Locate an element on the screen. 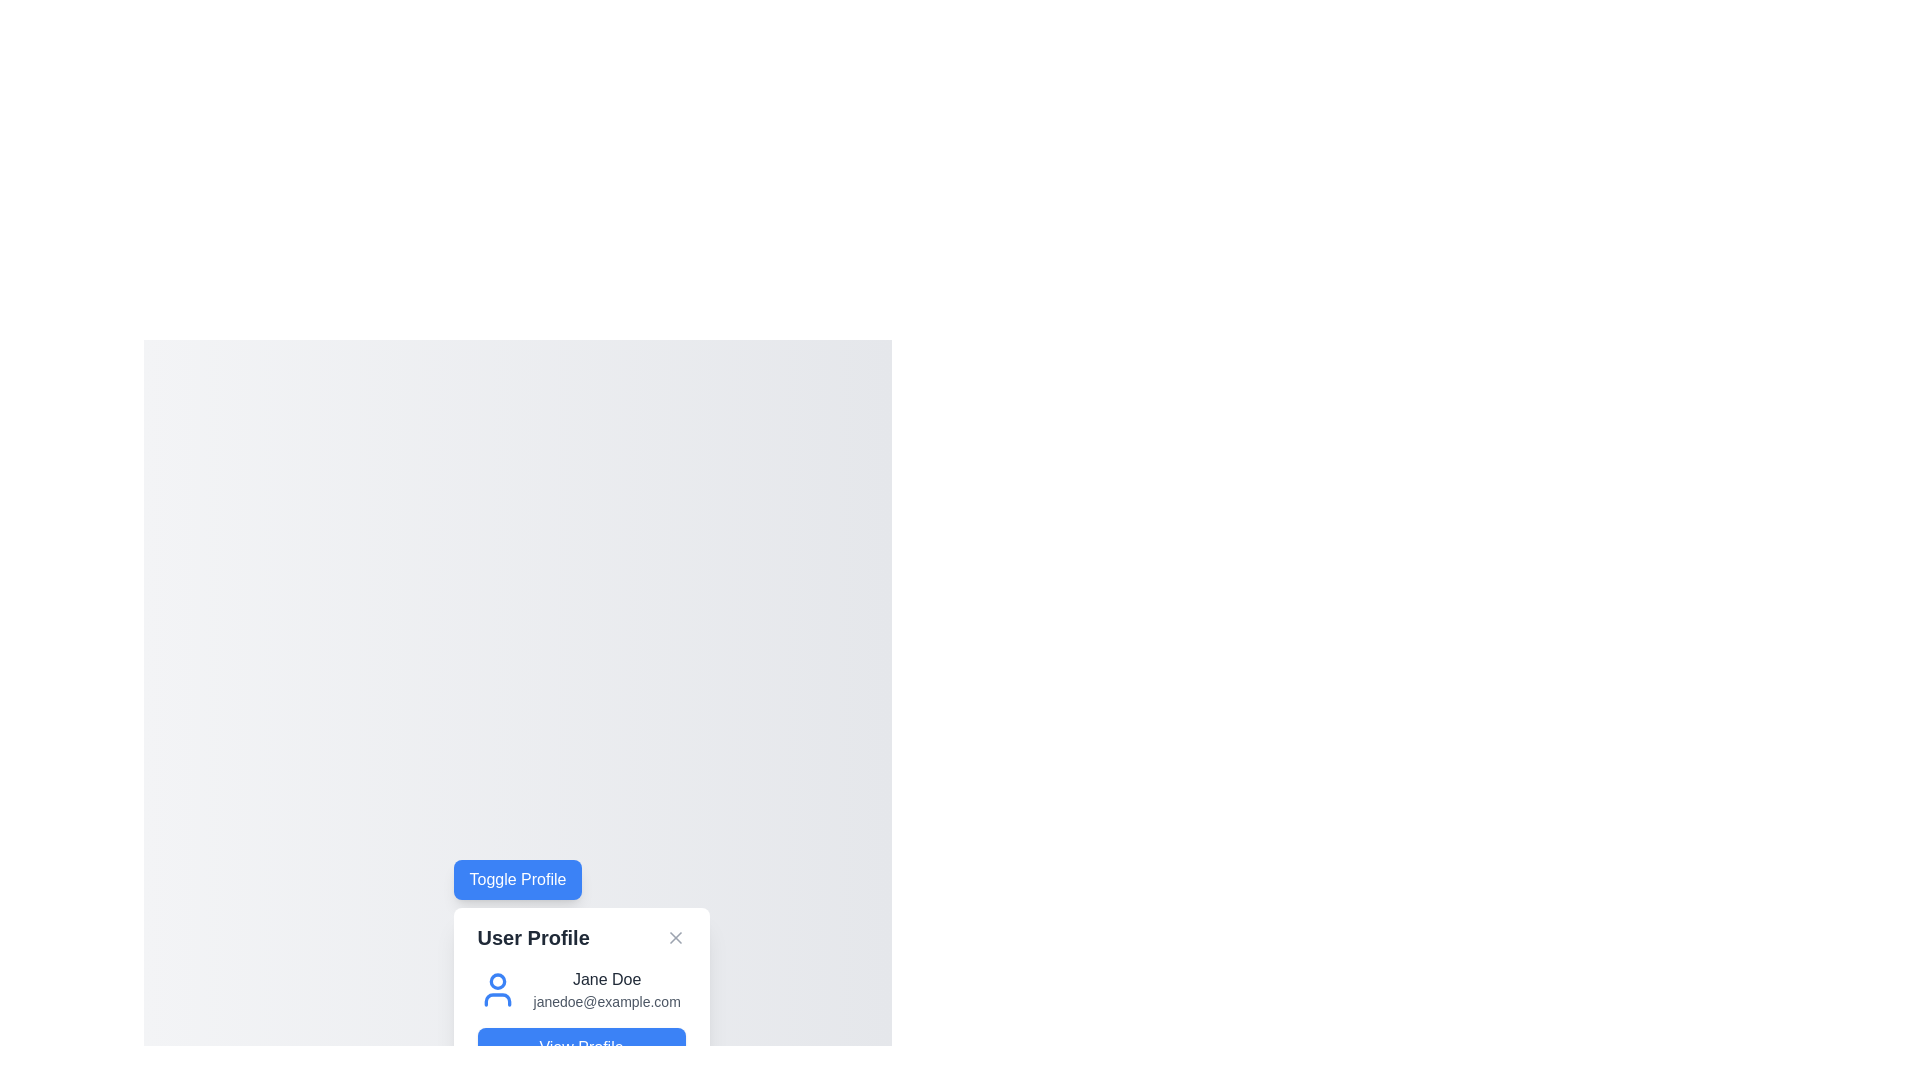  the user information Text label located in the 'User Profile' modal, positioned to the right of the user icon is located at coordinates (606, 990).